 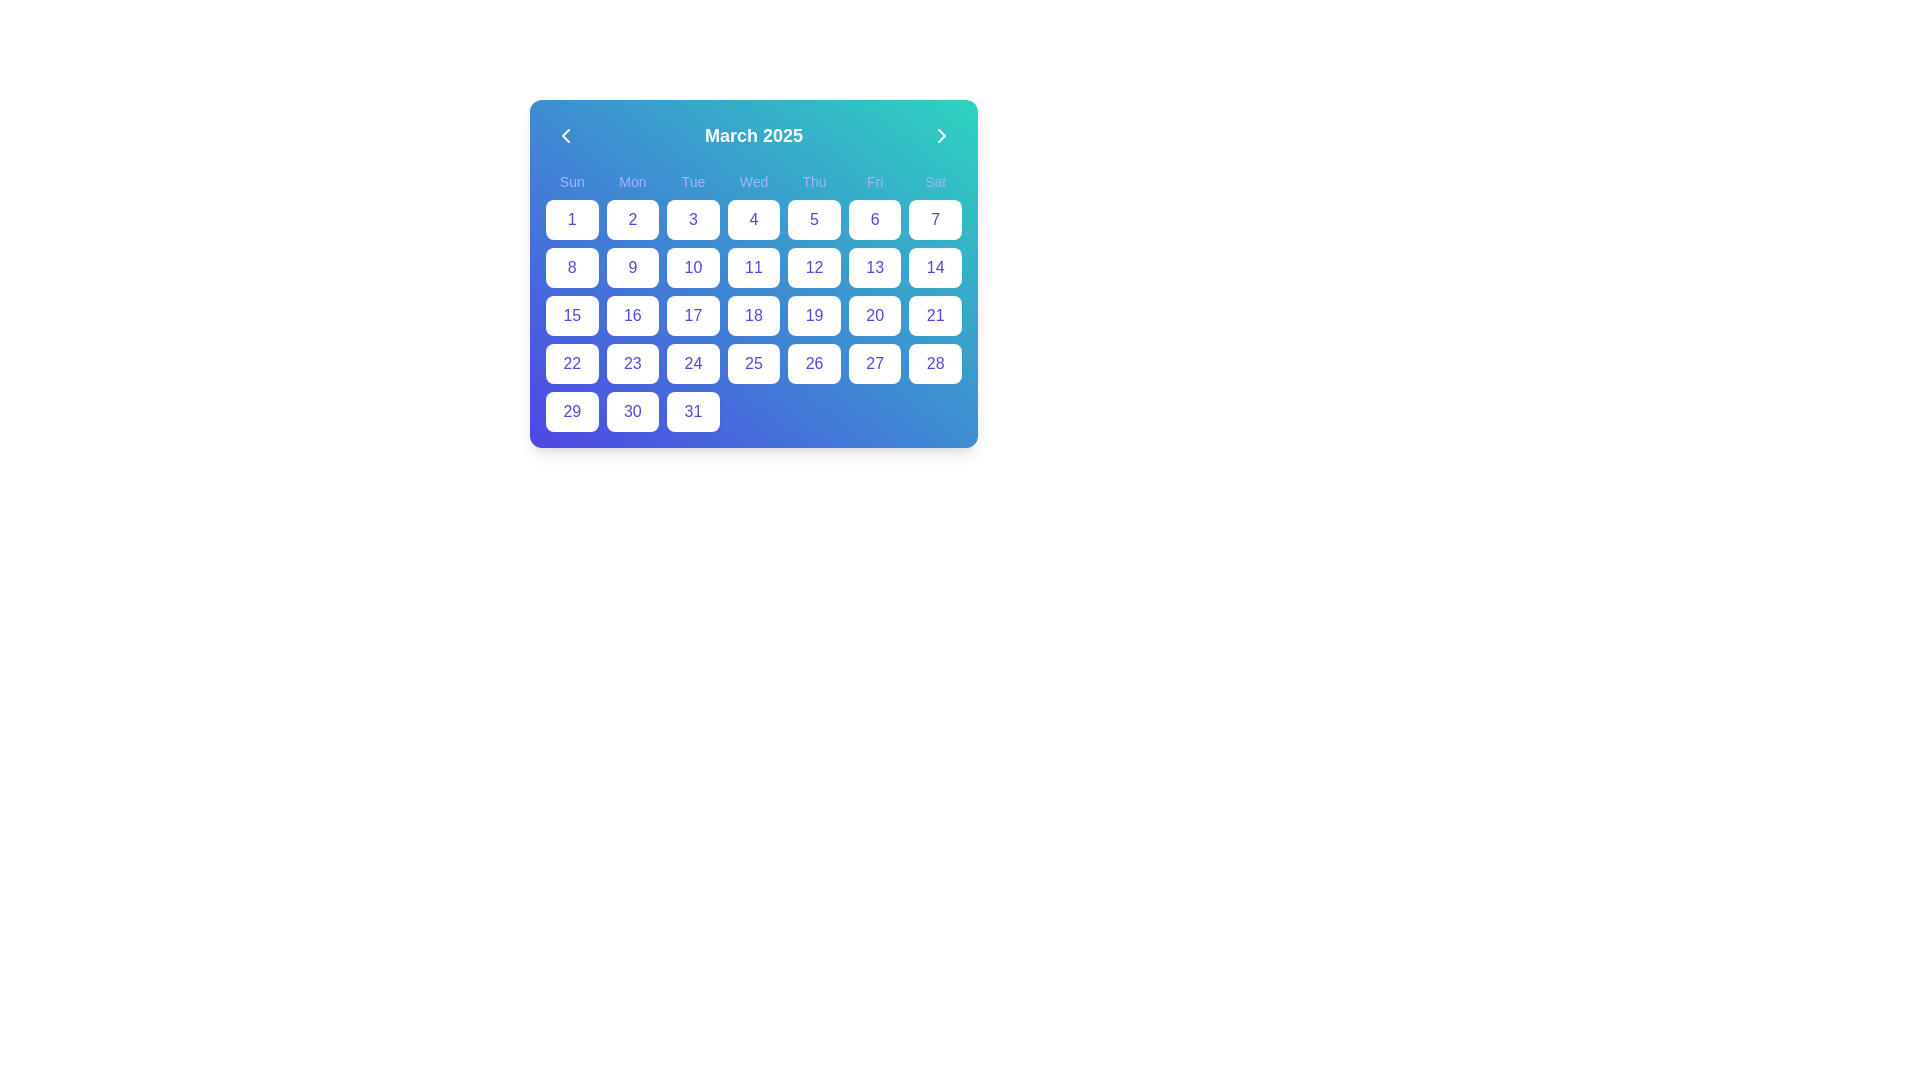 I want to click on the circular blue button with a left-pointing chevron icon, so click(x=565, y=135).